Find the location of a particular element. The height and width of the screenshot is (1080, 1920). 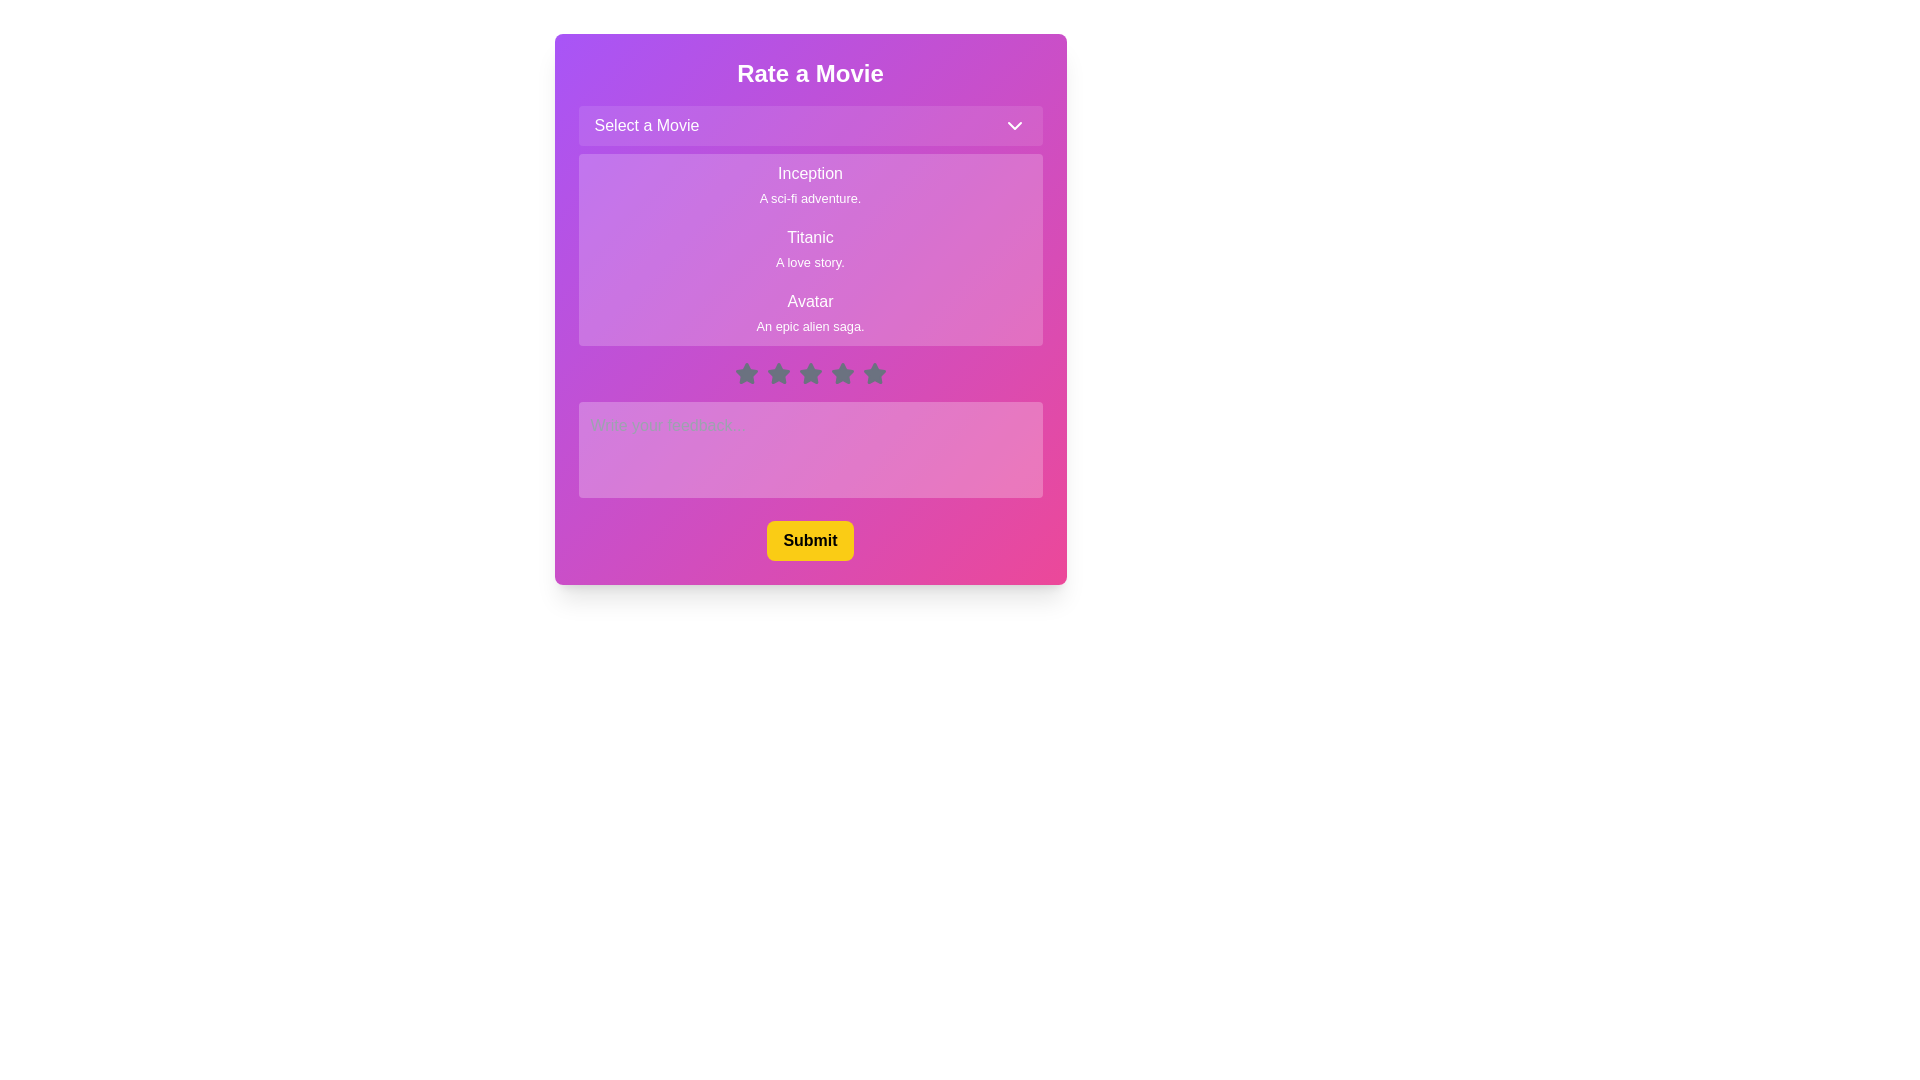

the static text that provides a brief summary for the movie 'Avatar', located below the movie title and above the rating section is located at coordinates (810, 325).